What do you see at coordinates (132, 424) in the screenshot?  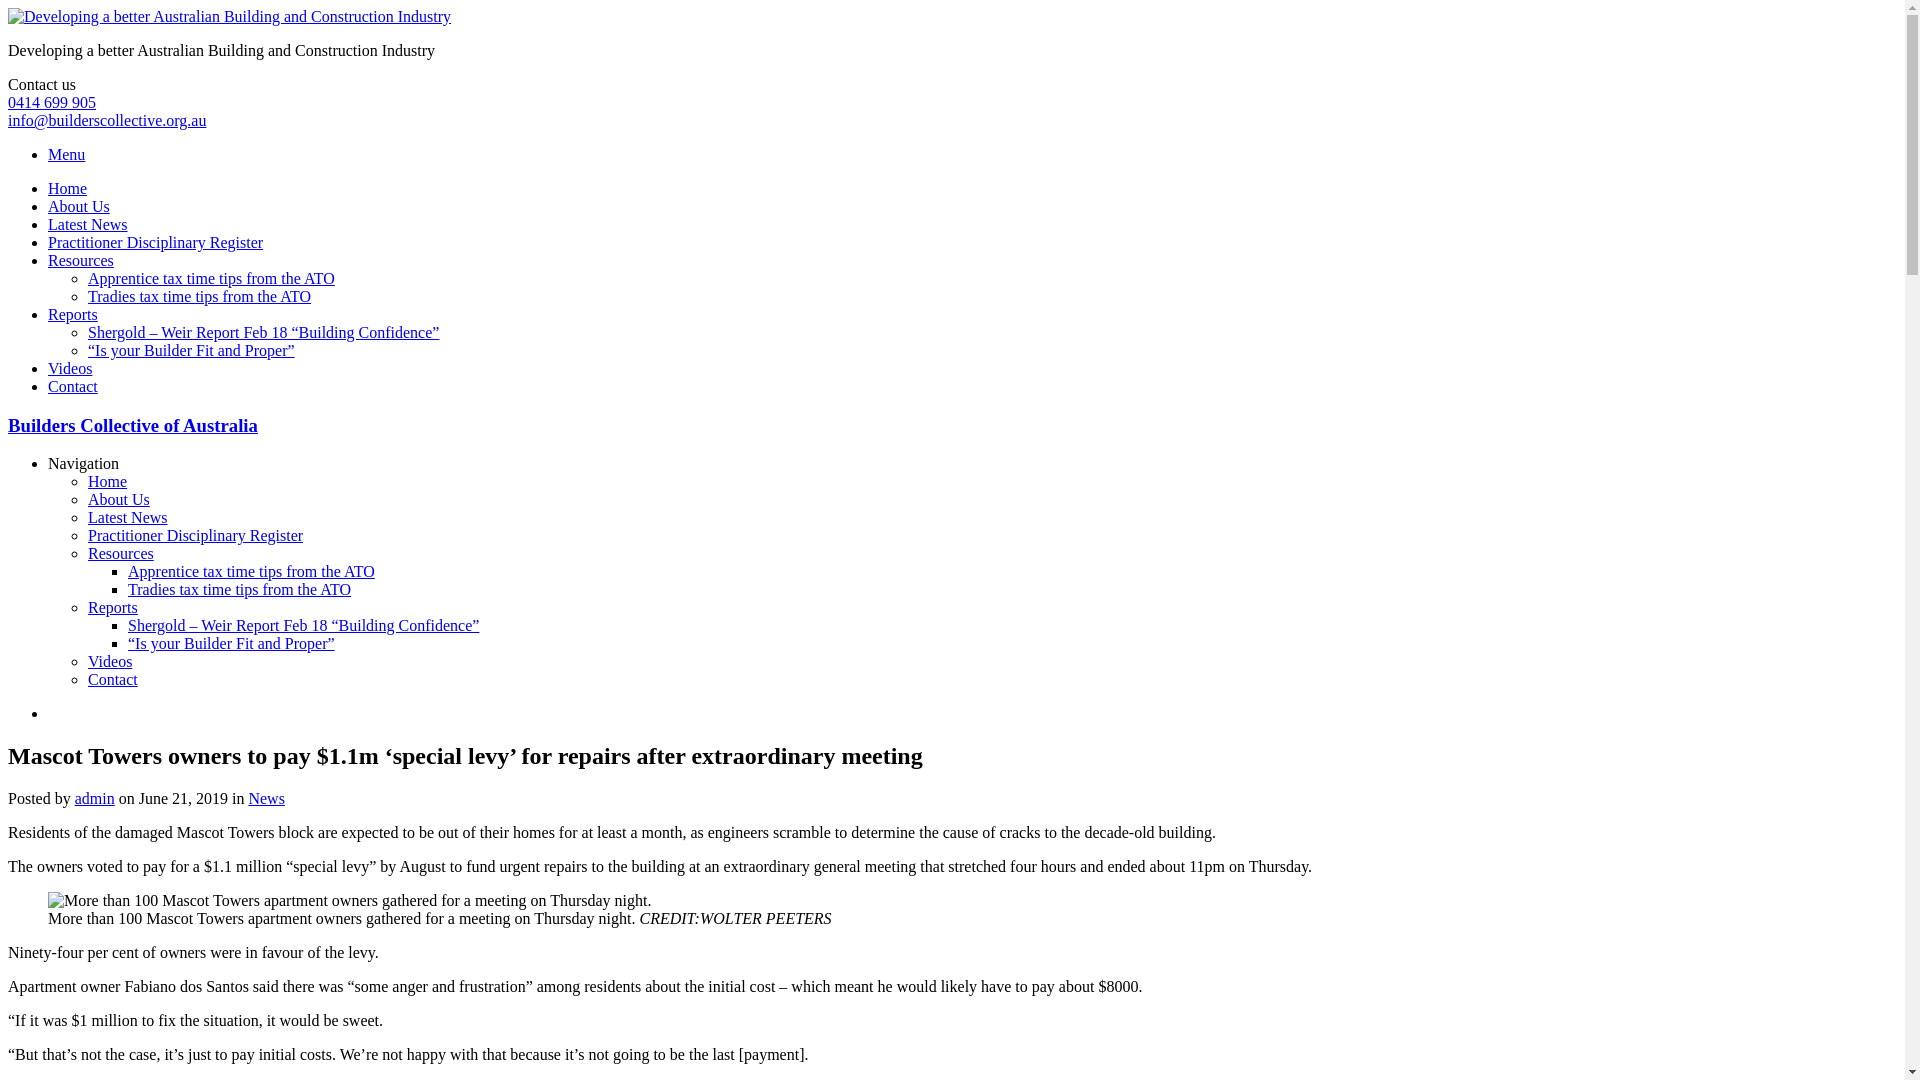 I see `'Builders Collective of Australia'` at bounding box center [132, 424].